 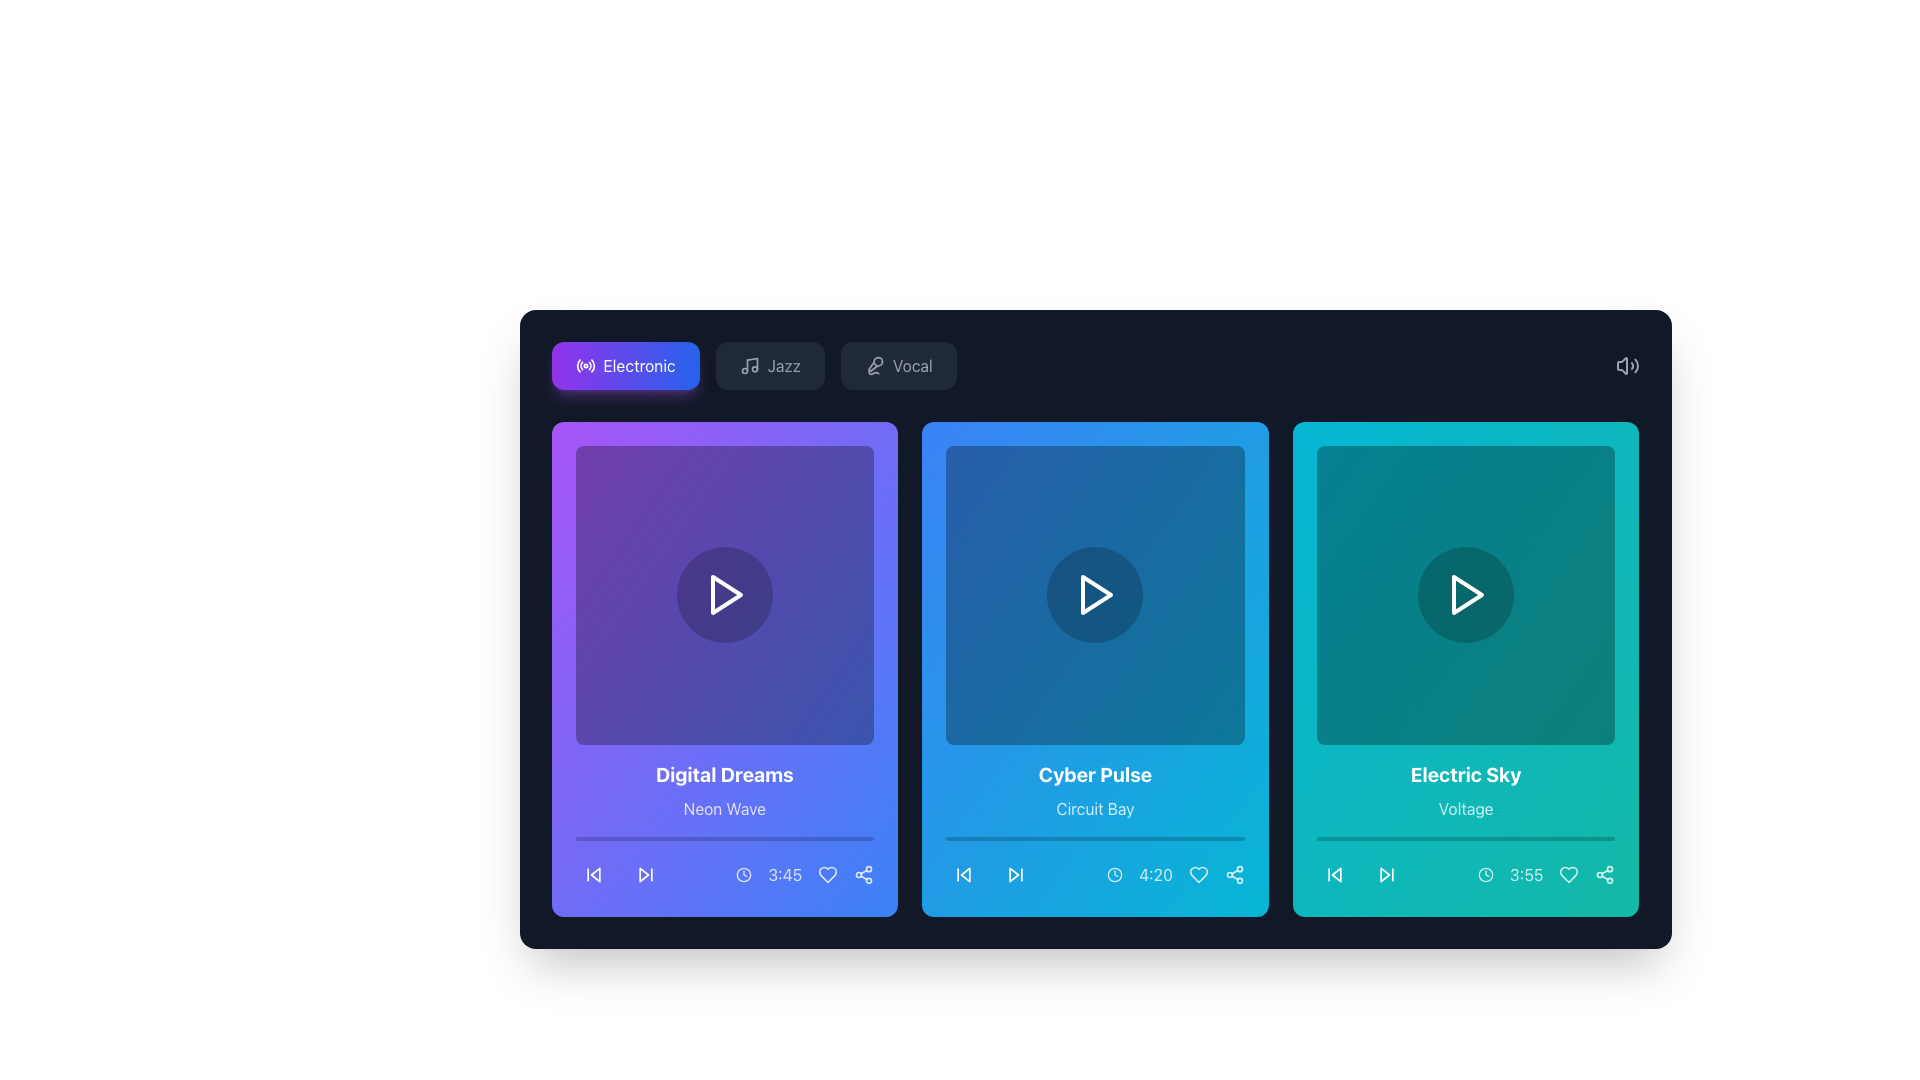 I want to click on the time duration display text label associated with the 'Cyber Pulse' card, located in the control section to the right of the clock icon, so click(x=1156, y=873).